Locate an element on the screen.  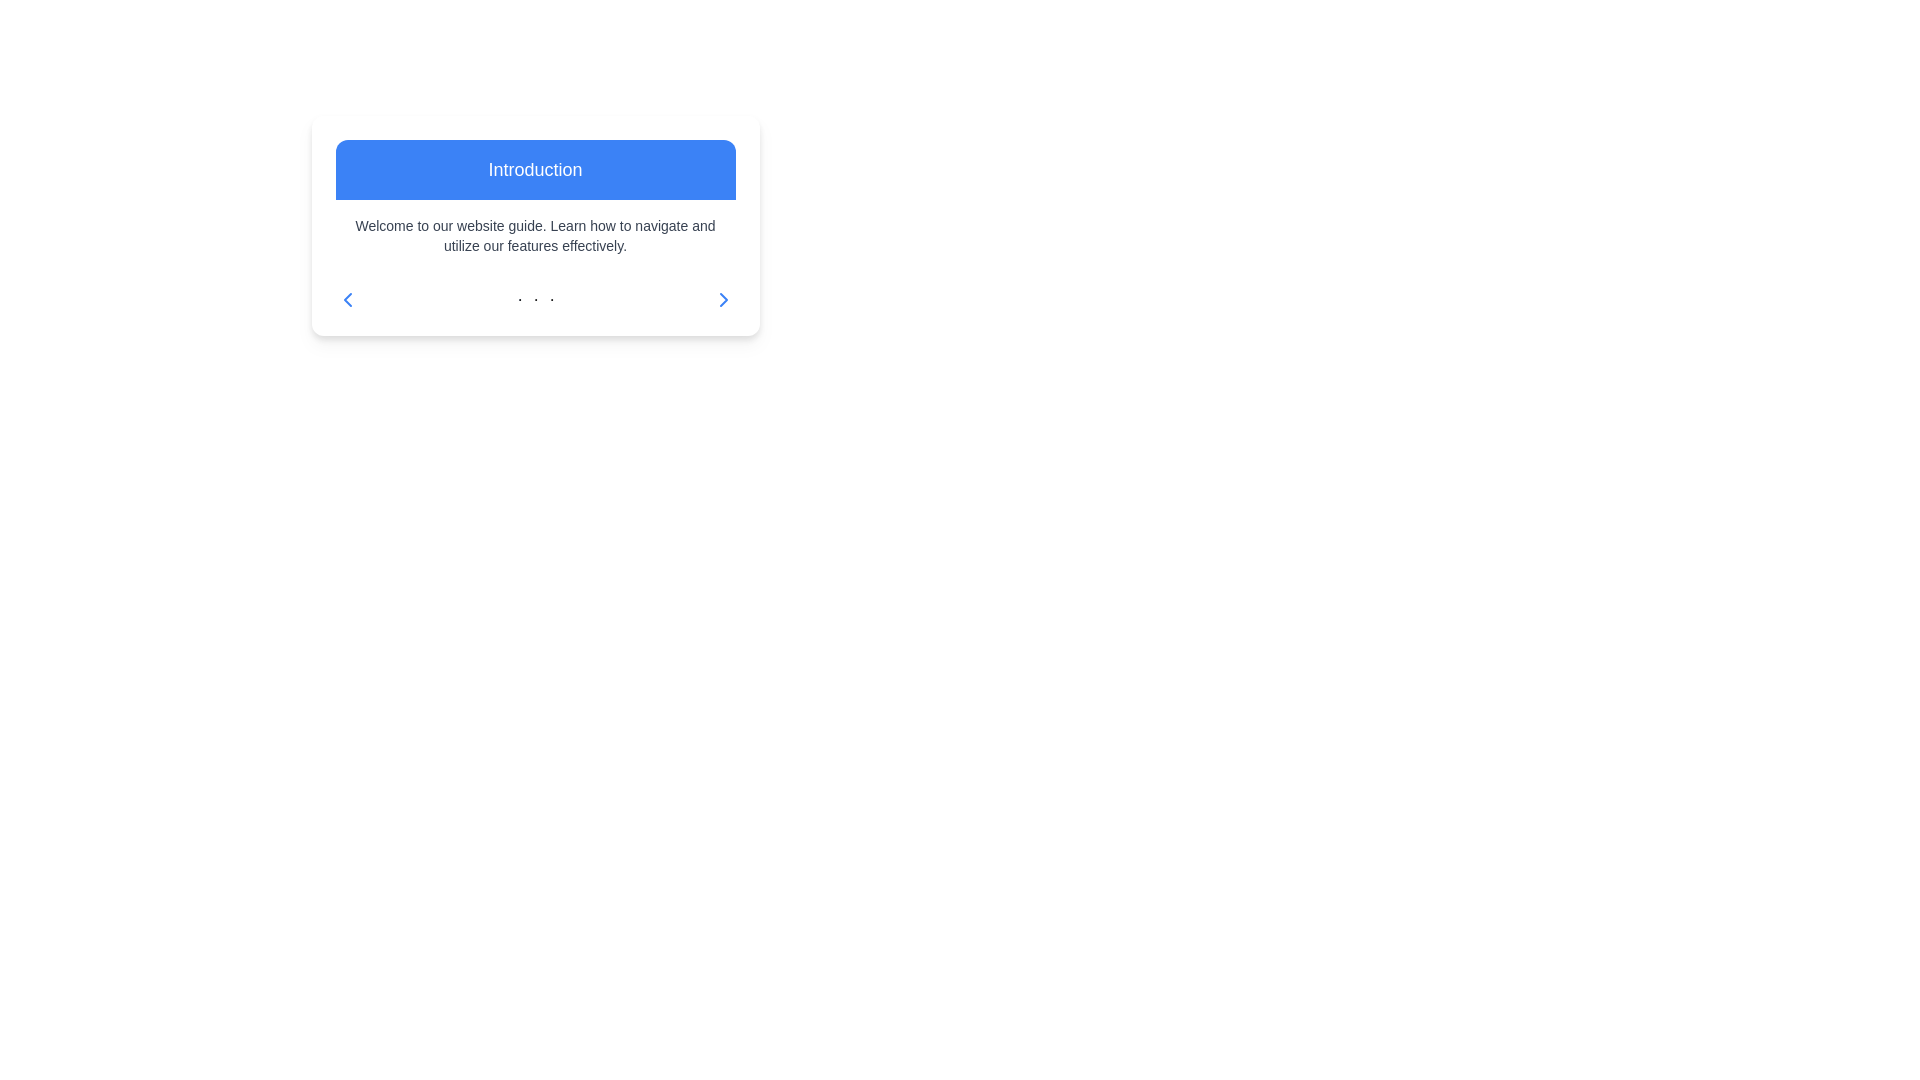
introductory guide message located in the text block directly beneath the blue header labeled 'Introduction' within the bordered card layout is located at coordinates (535, 234).